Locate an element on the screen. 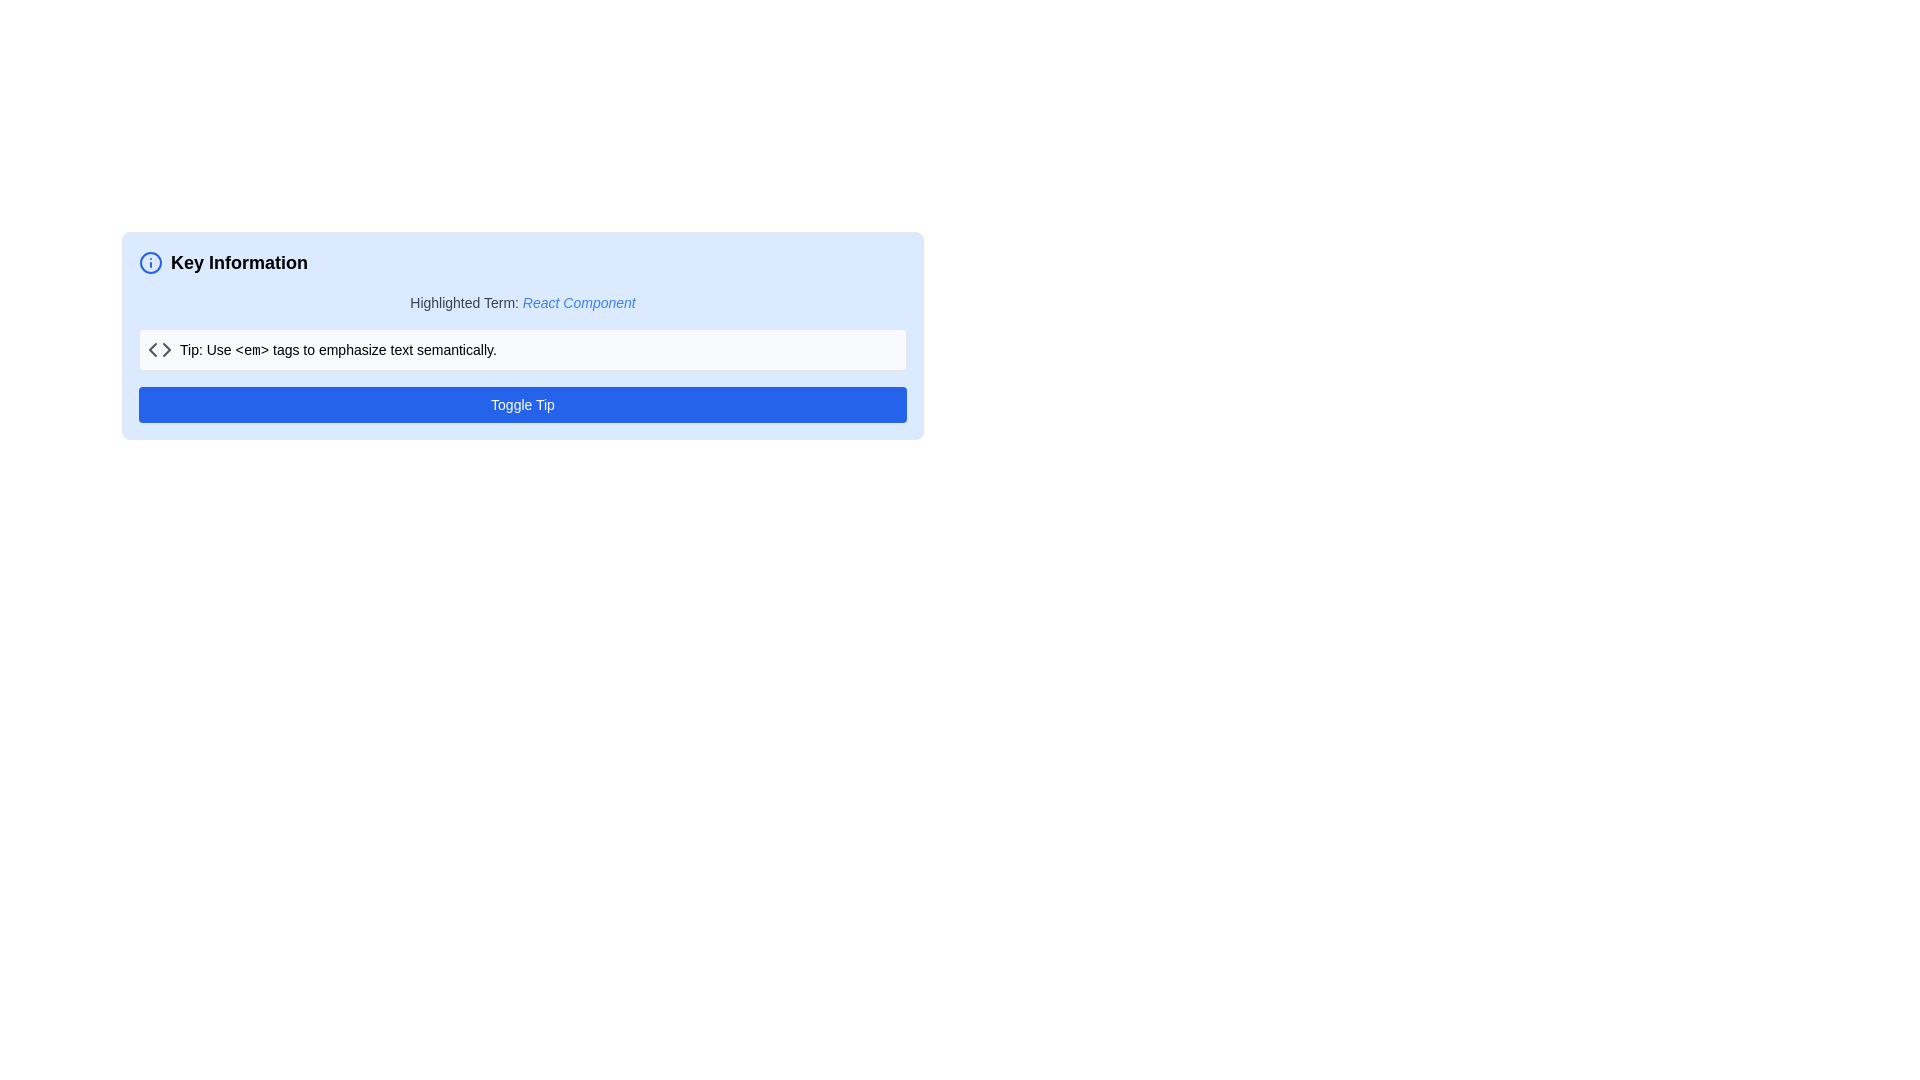 The height and width of the screenshot is (1080, 1920). the SVG circle element that is part of the information icon located in the top-left corner of the 'Key Information' section is located at coordinates (149, 261).